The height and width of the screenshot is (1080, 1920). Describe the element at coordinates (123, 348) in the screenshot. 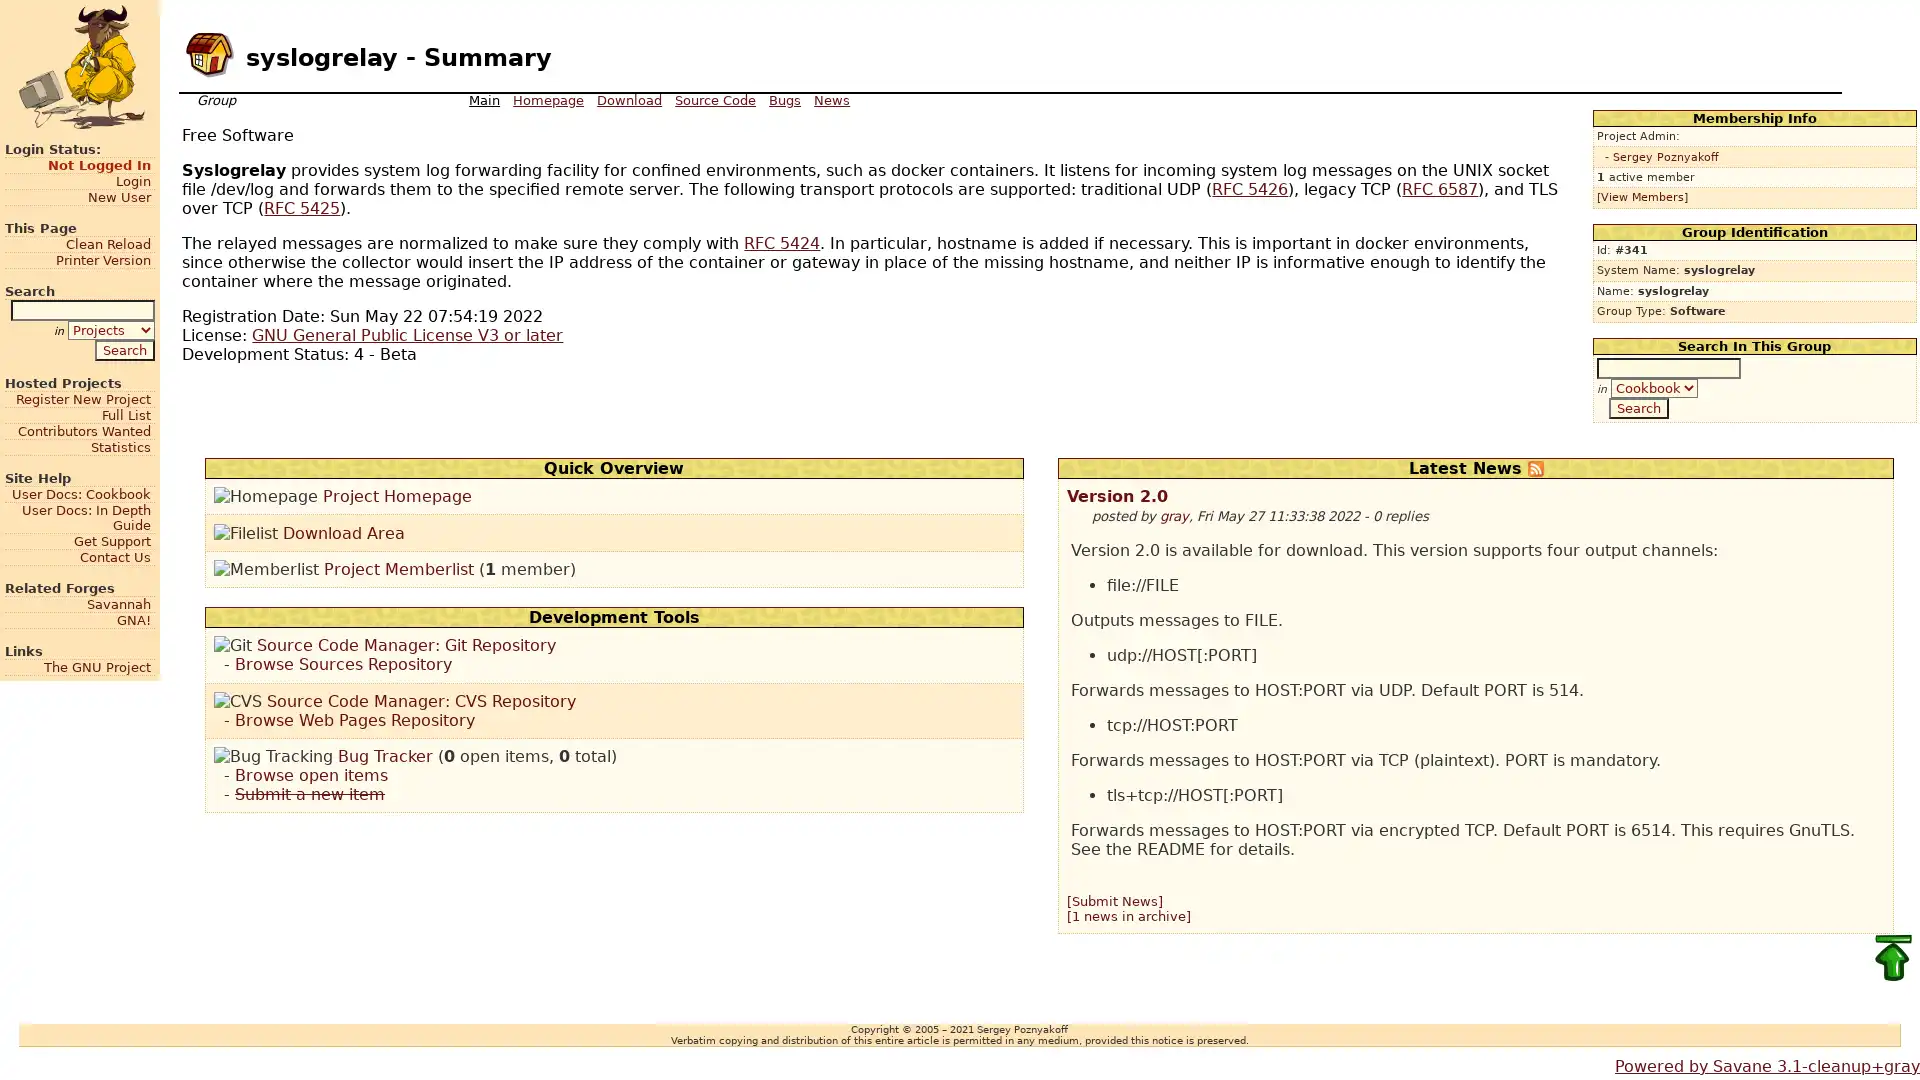

I see `Search` at that location.